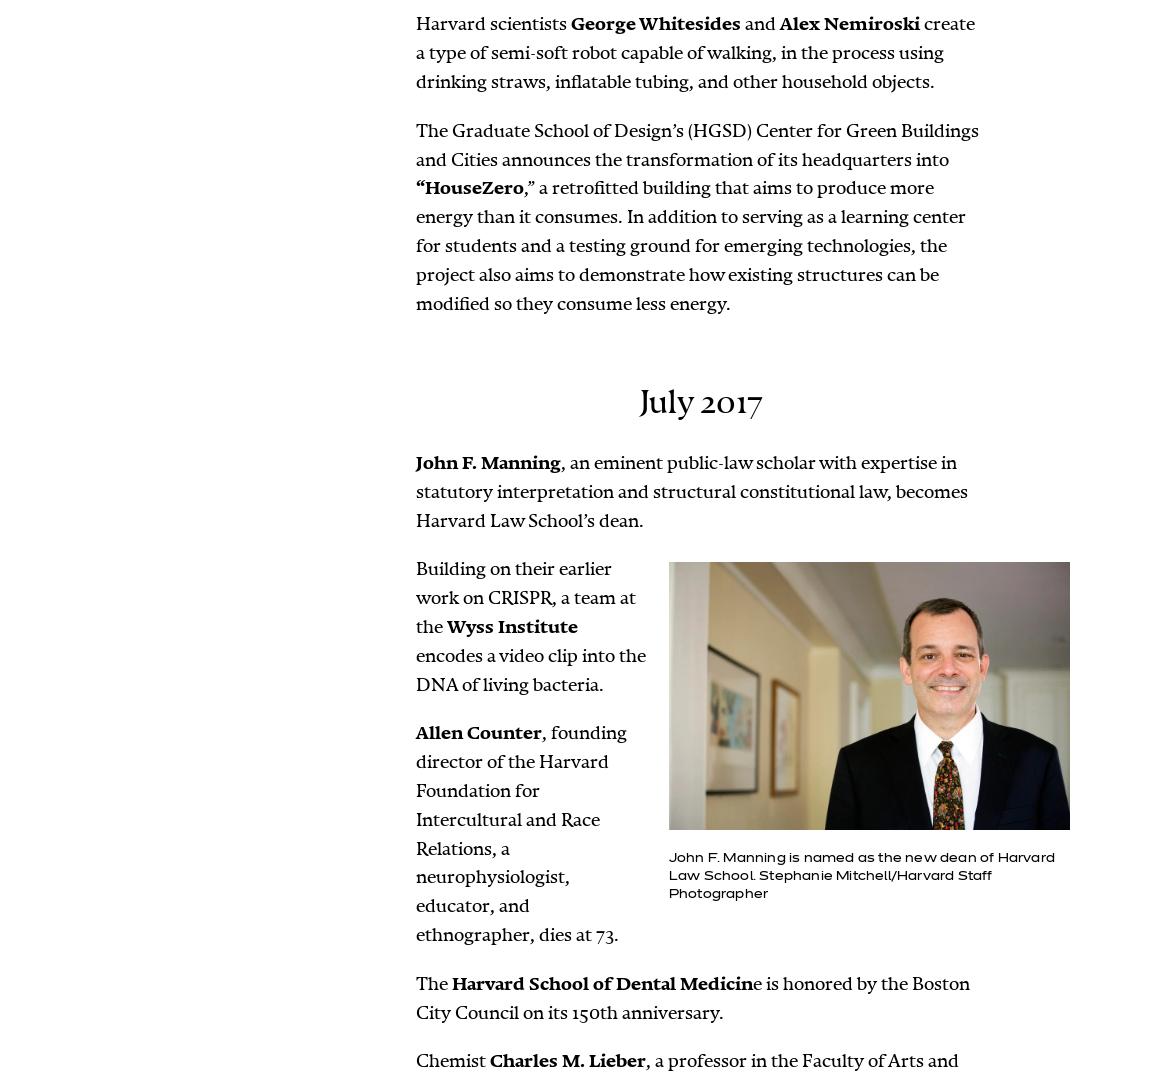 This screenshot has width=1150, height=1078. What do you see at coordinates (667, 874) in the screenshot?
I see `'John F. Manning is named as the new dean of Harvard Law School. Stephanie Mitchell/Harvard Staff Photographer'` at bounding box center [667, 874].